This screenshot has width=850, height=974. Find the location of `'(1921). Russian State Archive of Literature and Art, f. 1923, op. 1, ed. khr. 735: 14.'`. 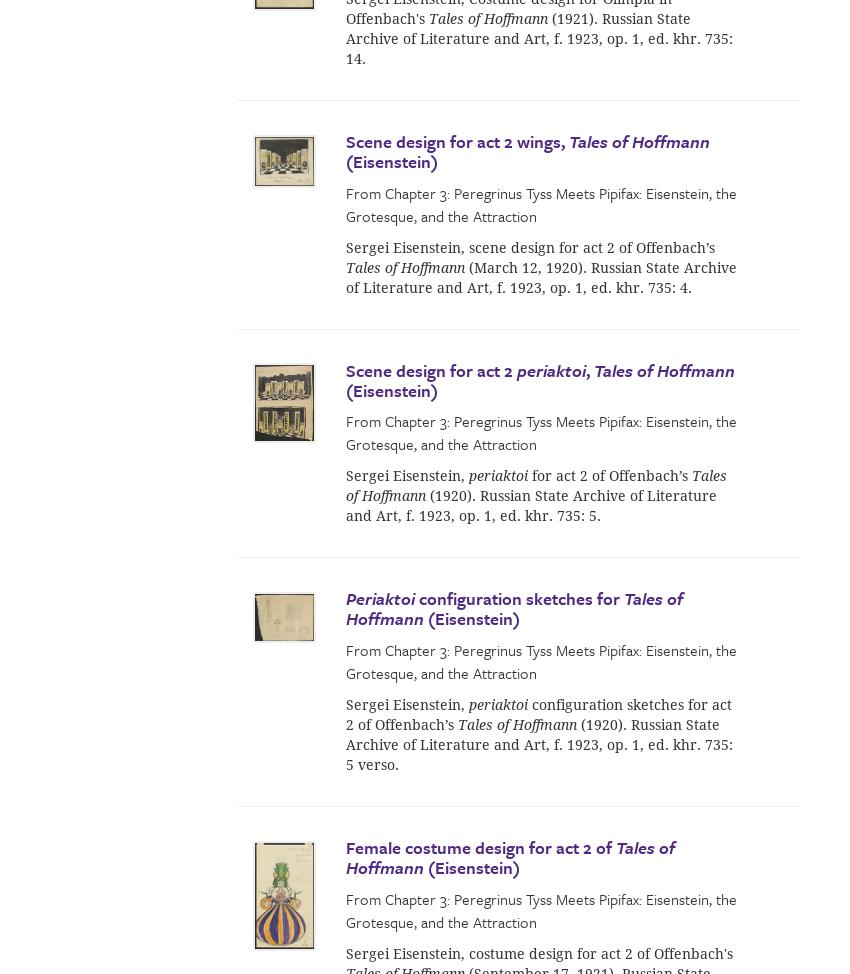

'(1921). Russian State Archive of Literature and Art, f. 1923, op. 1, ed. khr. 735: 14.' is located at coordinates (538, 38).